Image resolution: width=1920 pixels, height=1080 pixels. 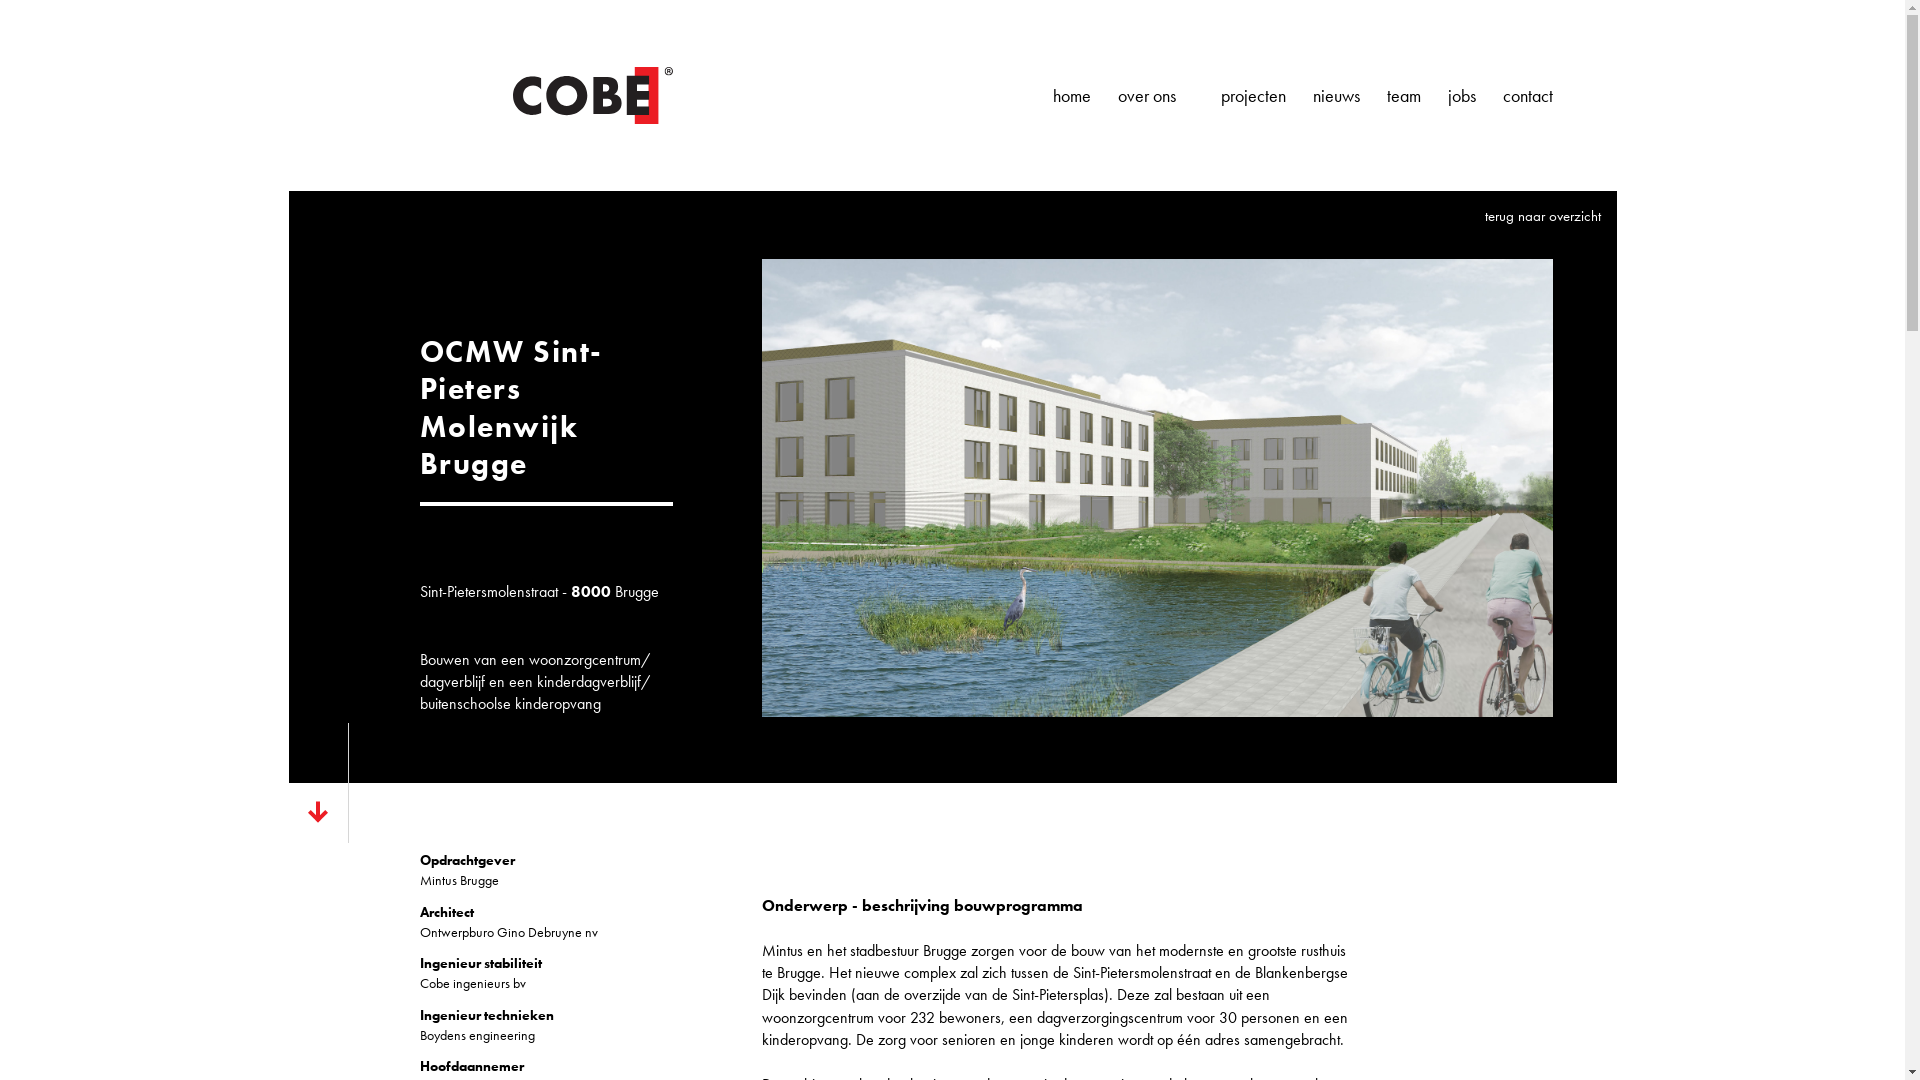 What do you see at coordinates (1385, 96) in the screenshot?
I see `'team'` at bounding box center [1385, 96].